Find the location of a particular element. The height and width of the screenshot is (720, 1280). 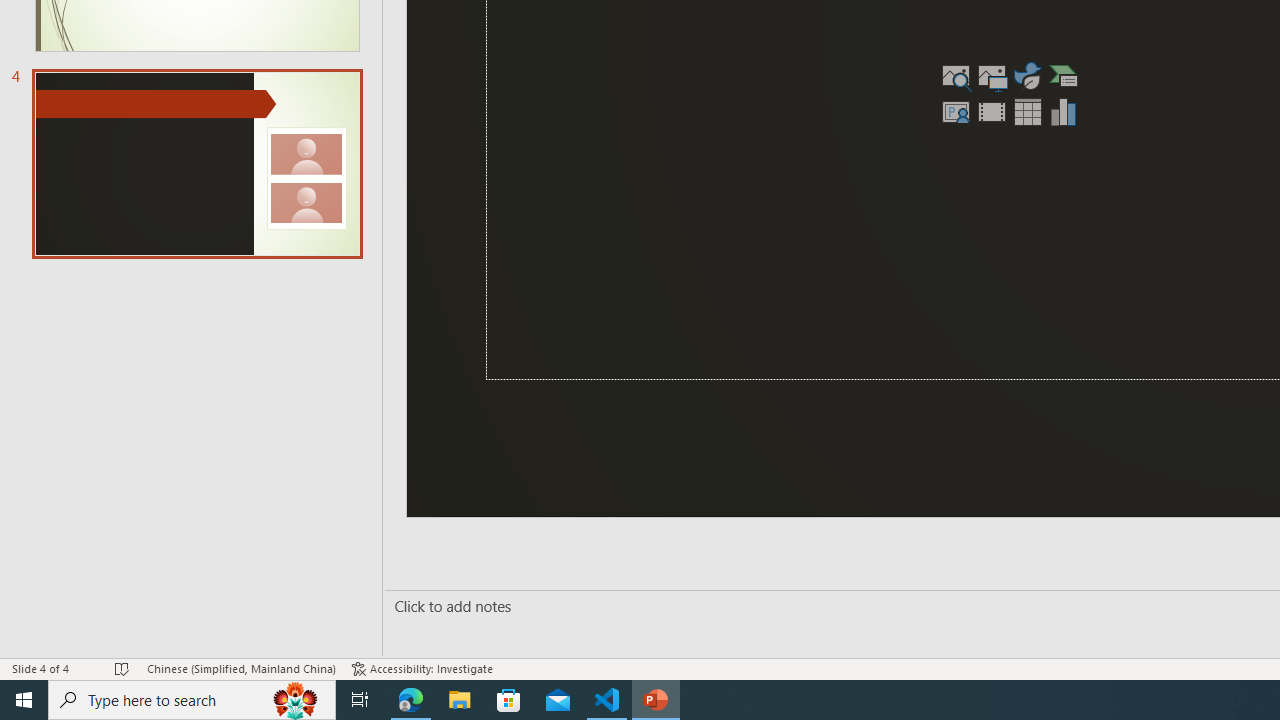

'Stock Images' is located at coordinates (954, 74).